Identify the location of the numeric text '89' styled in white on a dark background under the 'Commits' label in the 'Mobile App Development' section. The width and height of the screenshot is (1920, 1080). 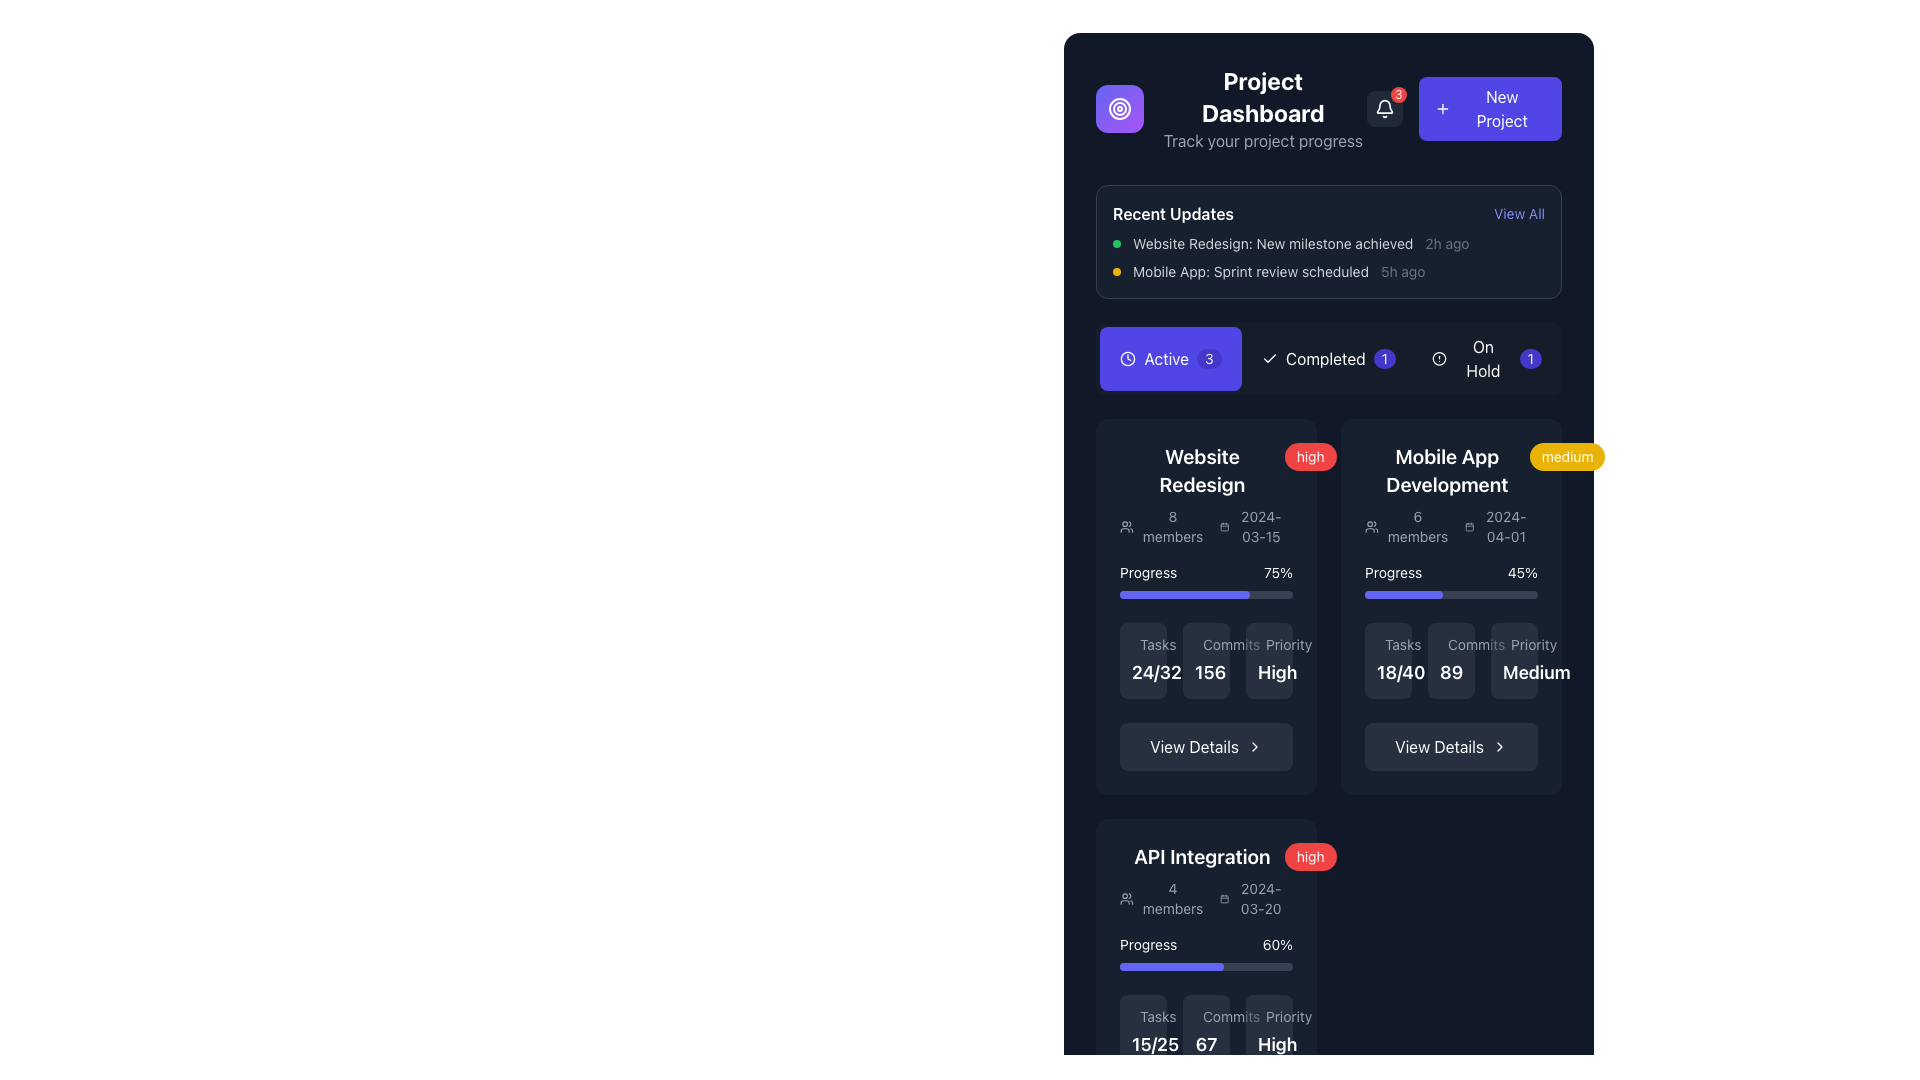
(1451, 660).